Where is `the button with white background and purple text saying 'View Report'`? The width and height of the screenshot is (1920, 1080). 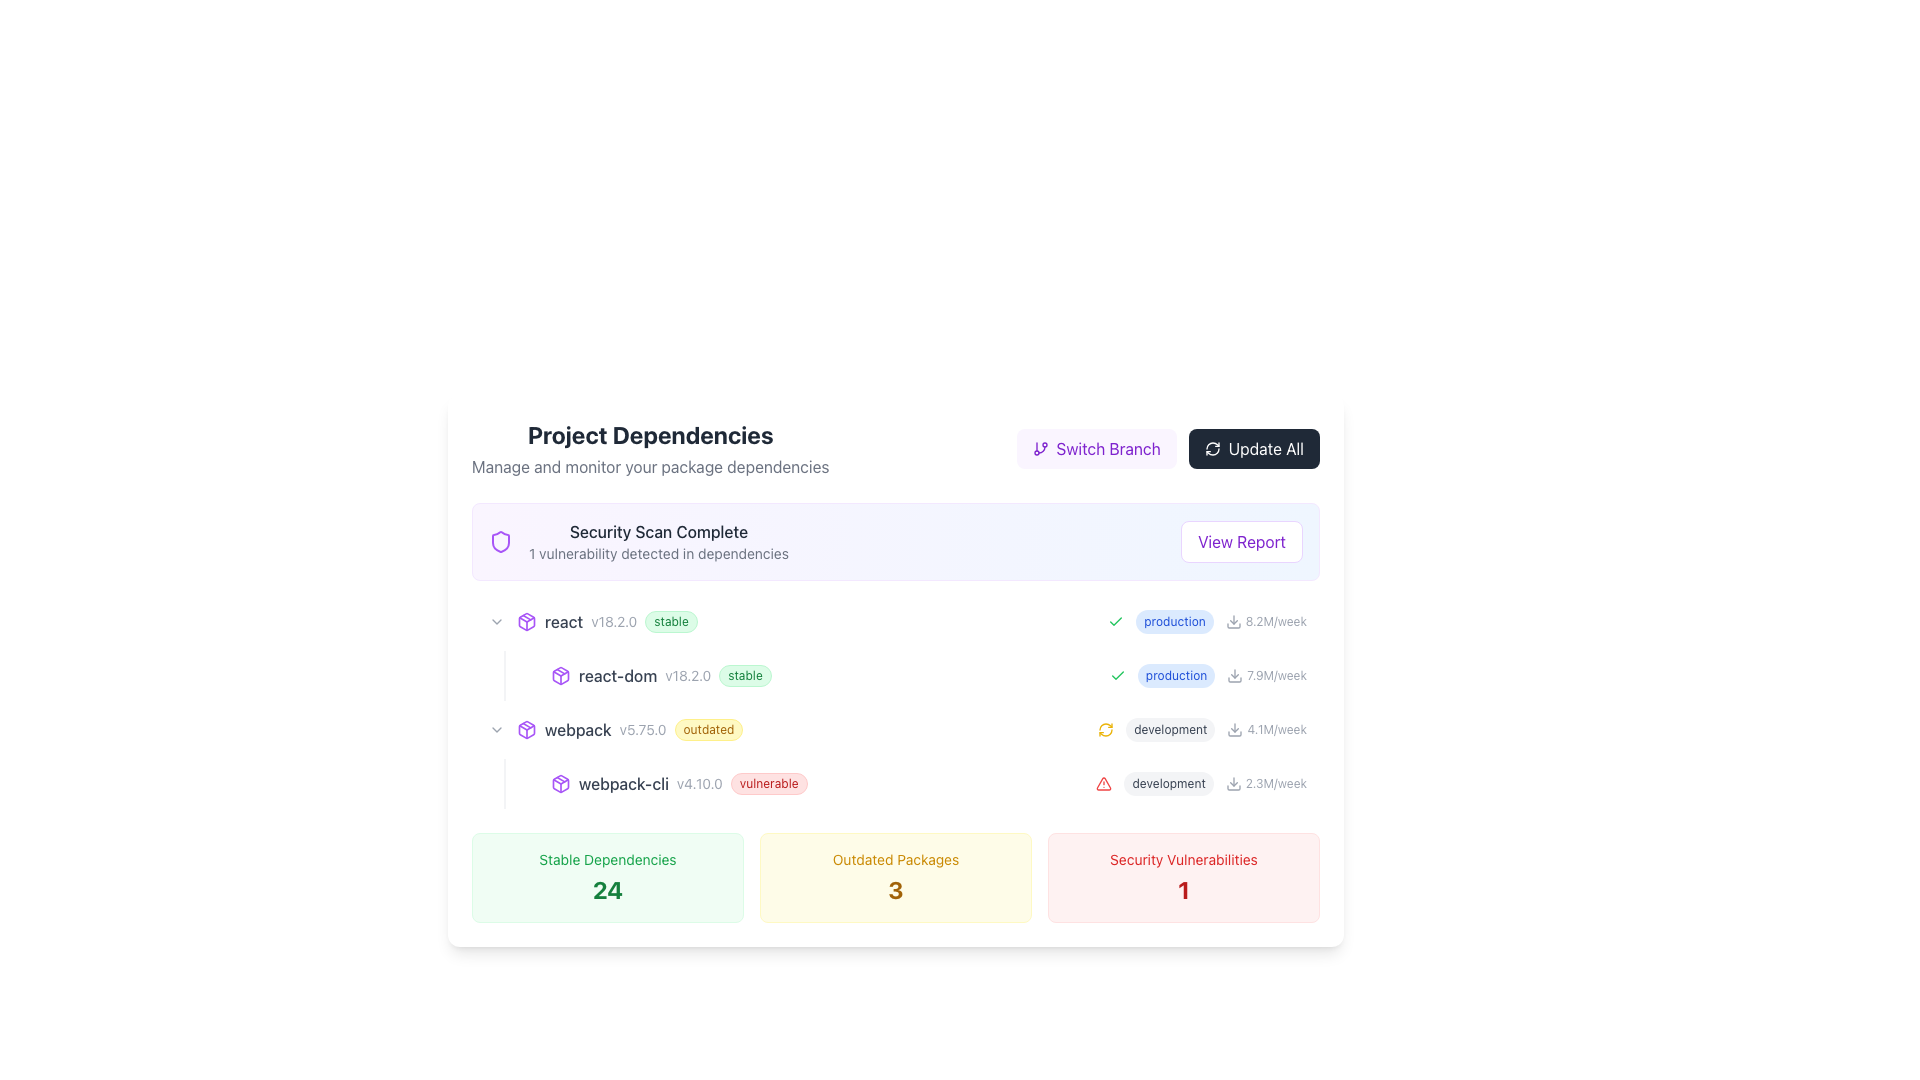 the button with white background and purple text saying 'View Report' is located at coordinates (1241, 542).